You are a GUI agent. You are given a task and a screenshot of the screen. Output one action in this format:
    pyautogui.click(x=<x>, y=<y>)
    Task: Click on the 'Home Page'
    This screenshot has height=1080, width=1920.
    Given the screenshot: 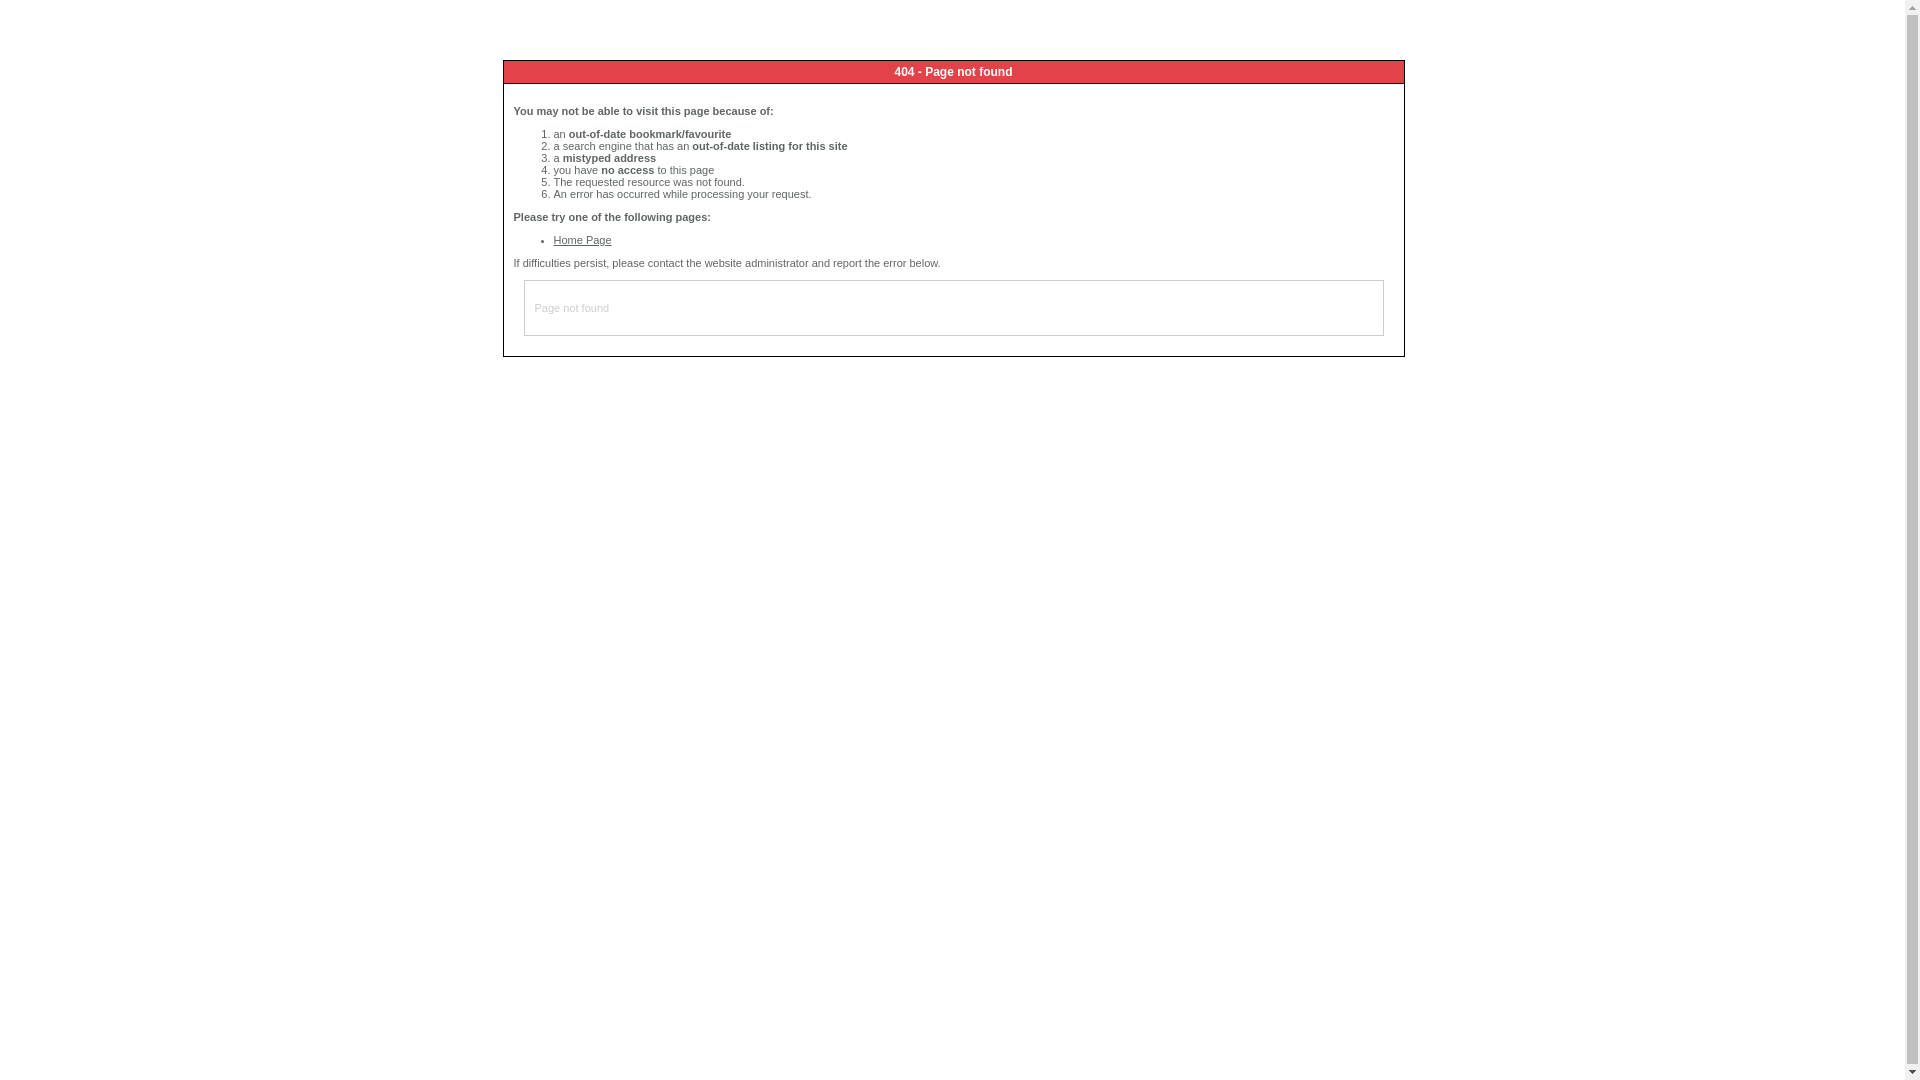 What is the action you would take?
    pyautogui.click(x=553, y=238)
    